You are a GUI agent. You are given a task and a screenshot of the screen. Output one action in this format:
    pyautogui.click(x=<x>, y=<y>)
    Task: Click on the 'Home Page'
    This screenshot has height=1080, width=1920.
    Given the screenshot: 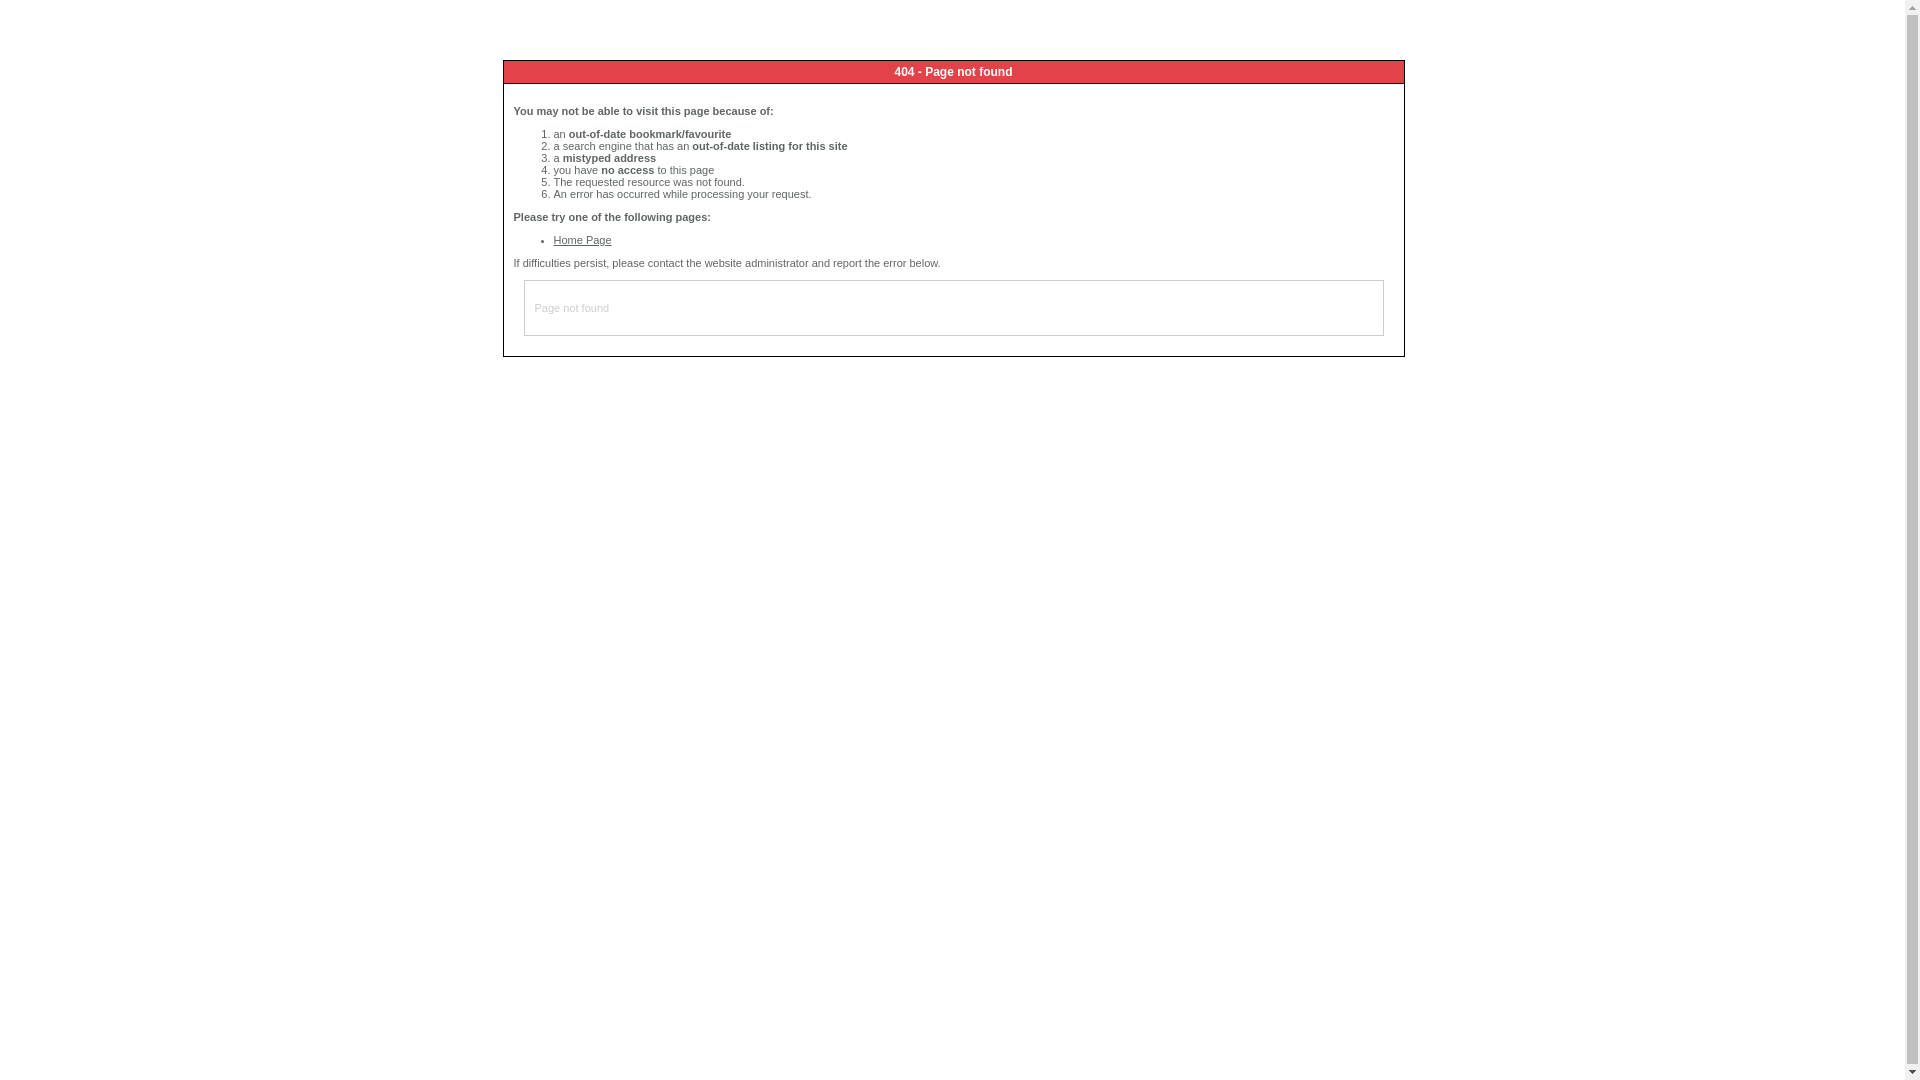 What is the action you would take?
    pyautogui.click(x=553, y=238)
    